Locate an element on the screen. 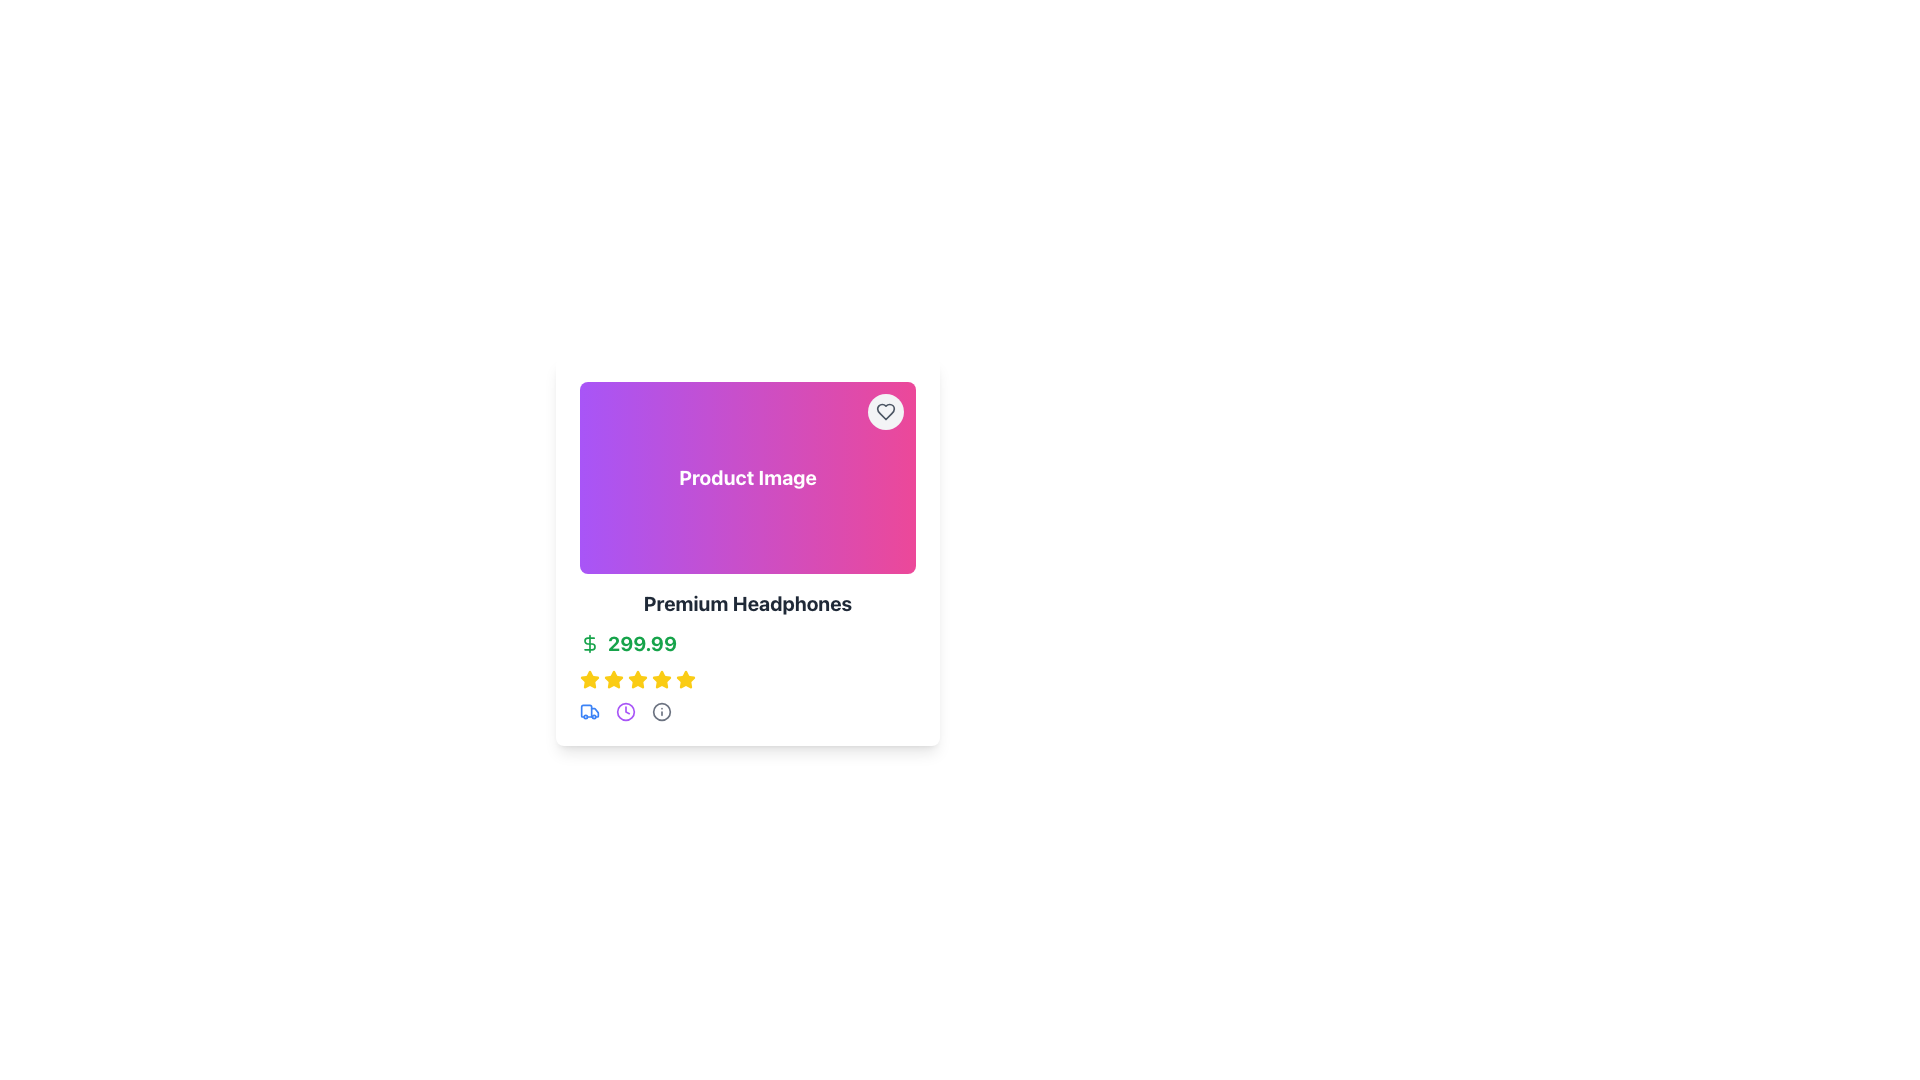 The image size is (1920, 1080). the third yellow five-pointed star icon in the row located under the 'Premium Headphones' label is located at coordinates (637, 678).